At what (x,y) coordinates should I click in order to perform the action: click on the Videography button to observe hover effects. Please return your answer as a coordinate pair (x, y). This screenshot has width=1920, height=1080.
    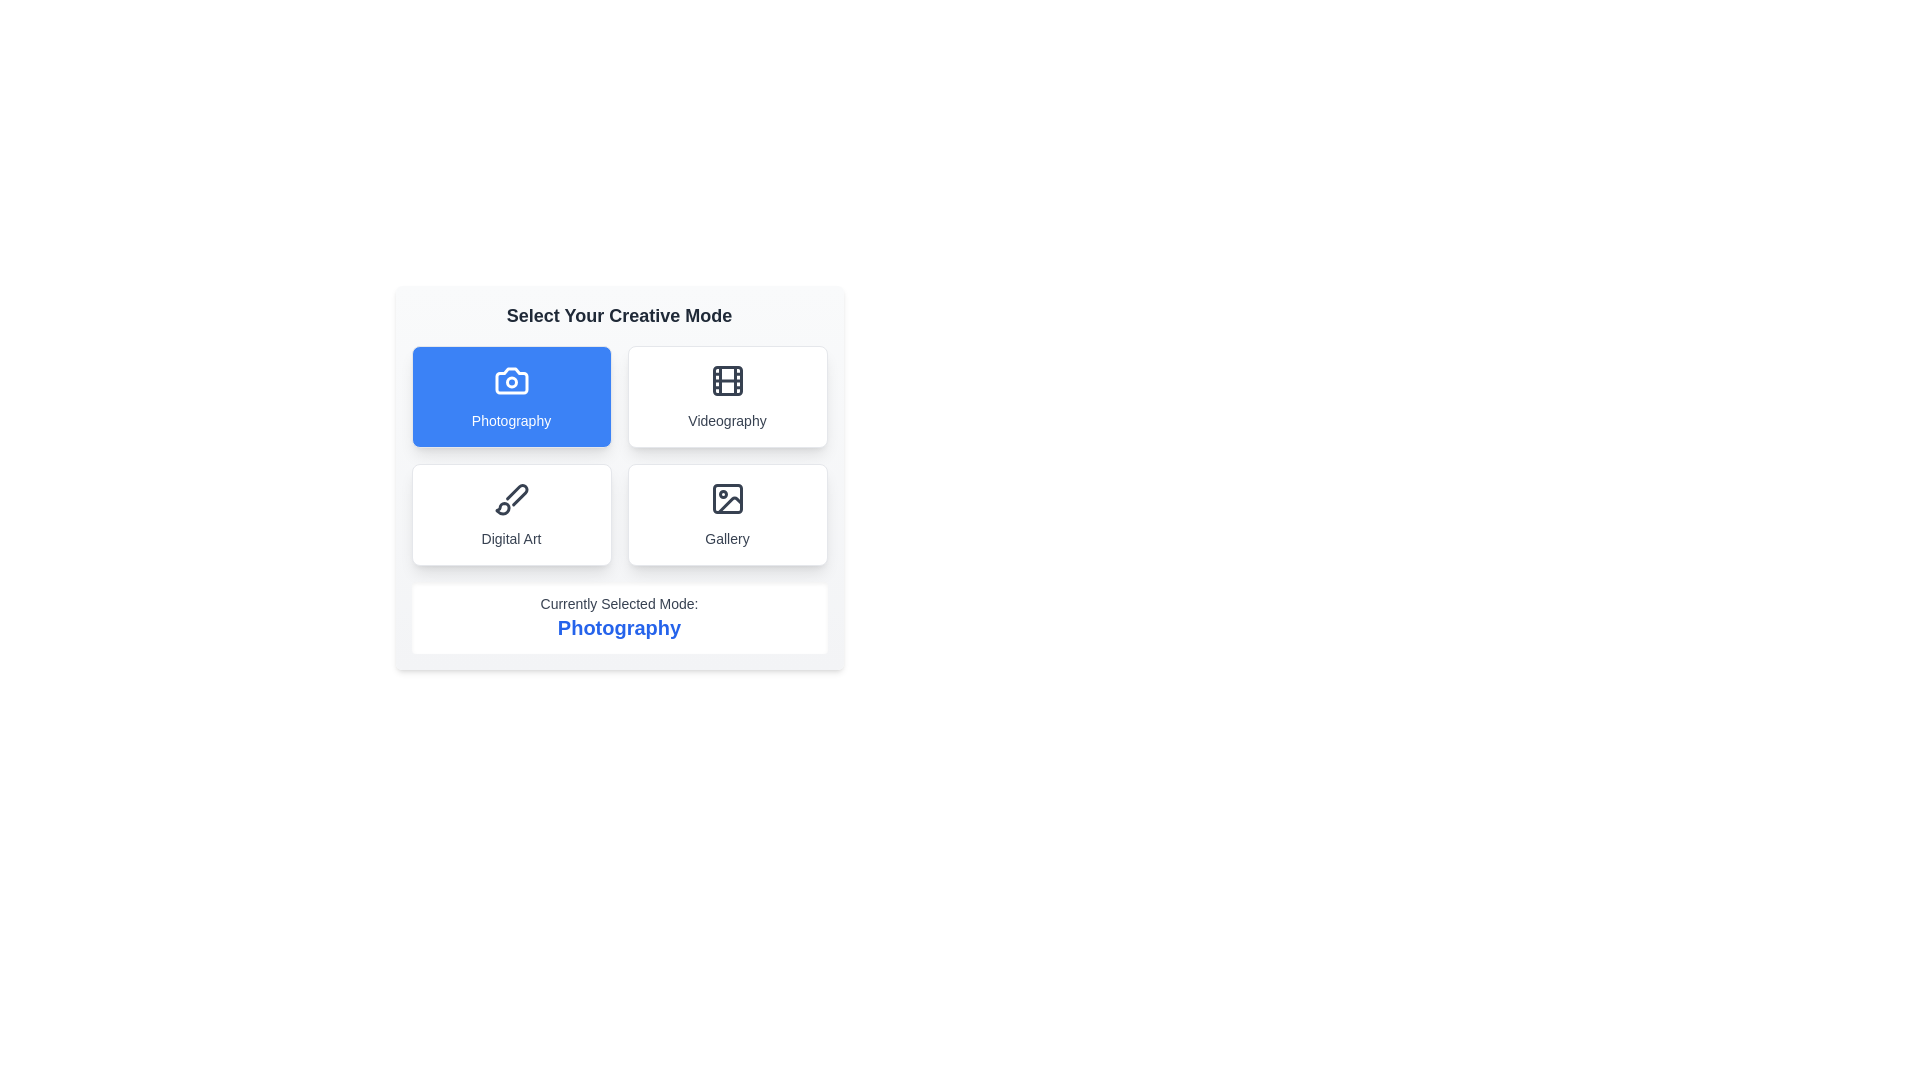
    Looking at the image, I should click on (726, 397).